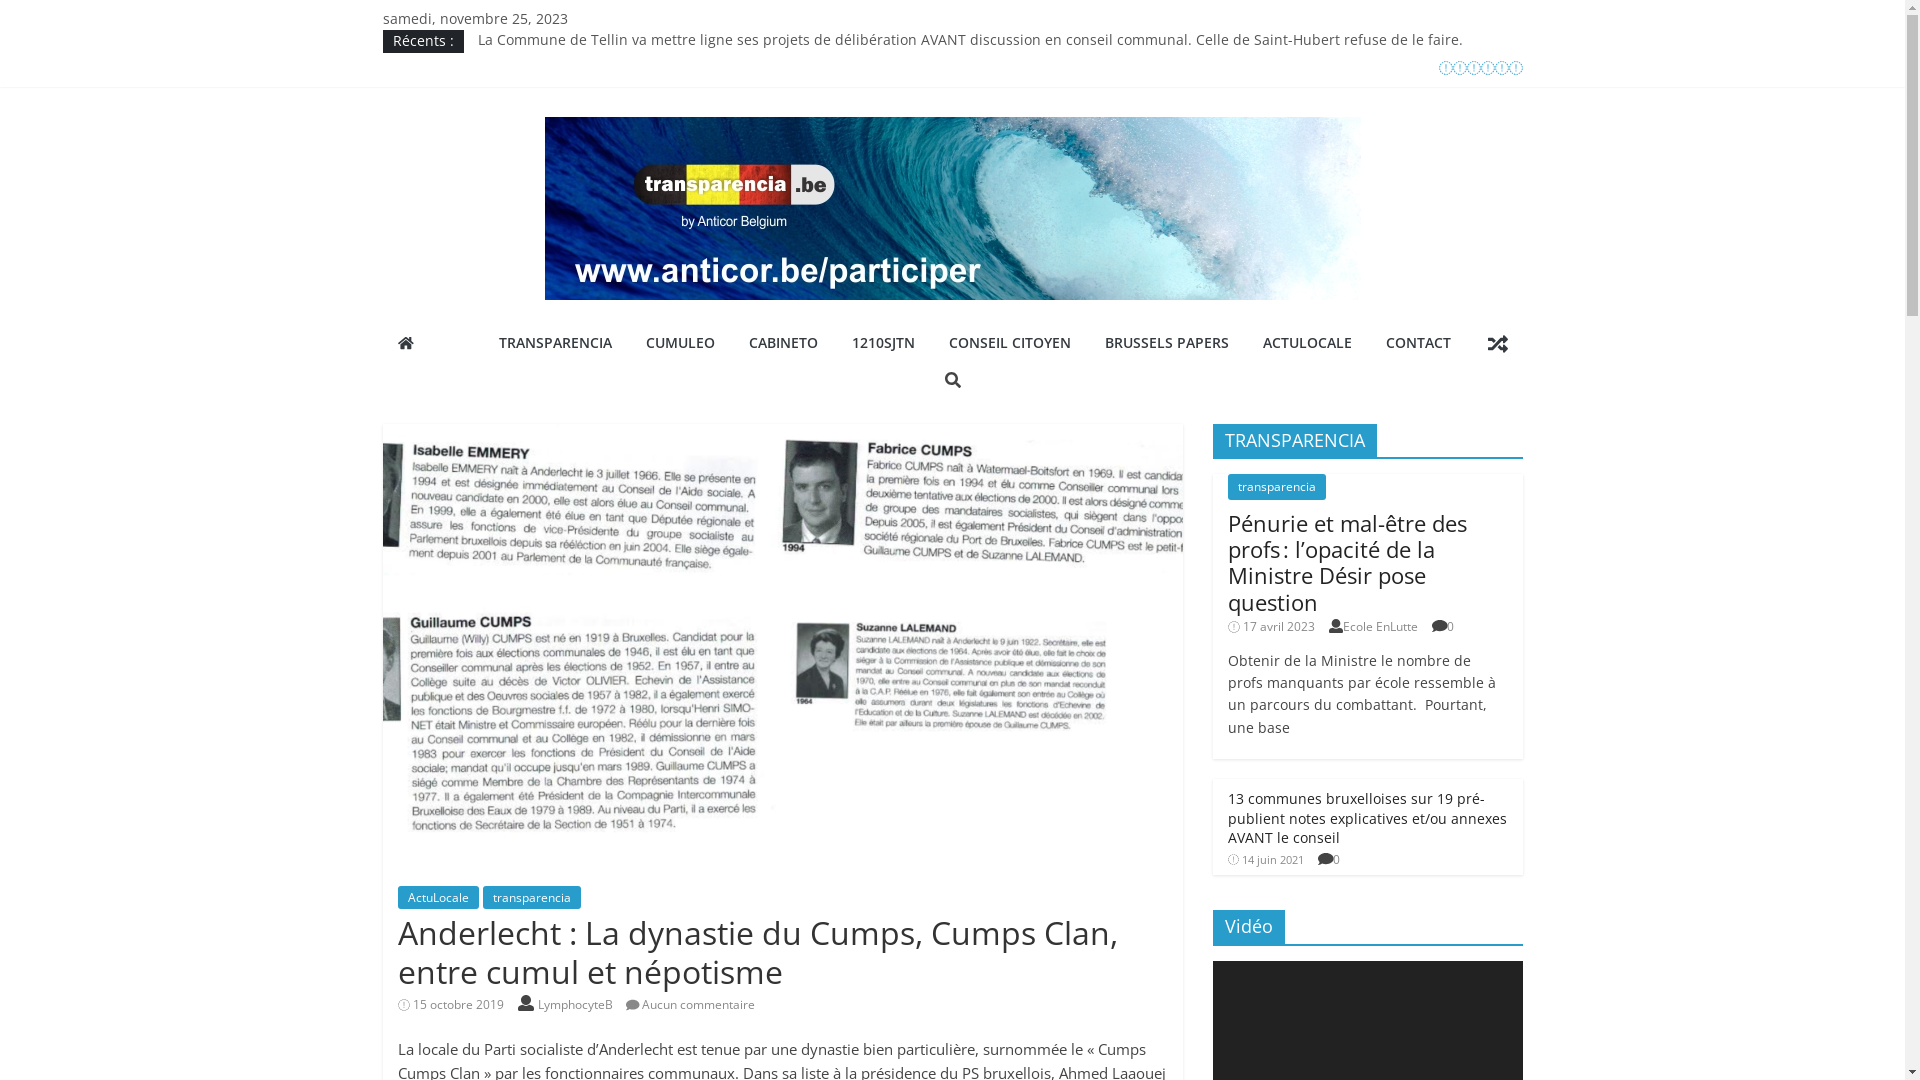 The width and height of the screenshot is (1920, 1080). Describe the element at coordinates (1378, 625) in the screenshot. I see `'Ecole EnLutte'` at that location.